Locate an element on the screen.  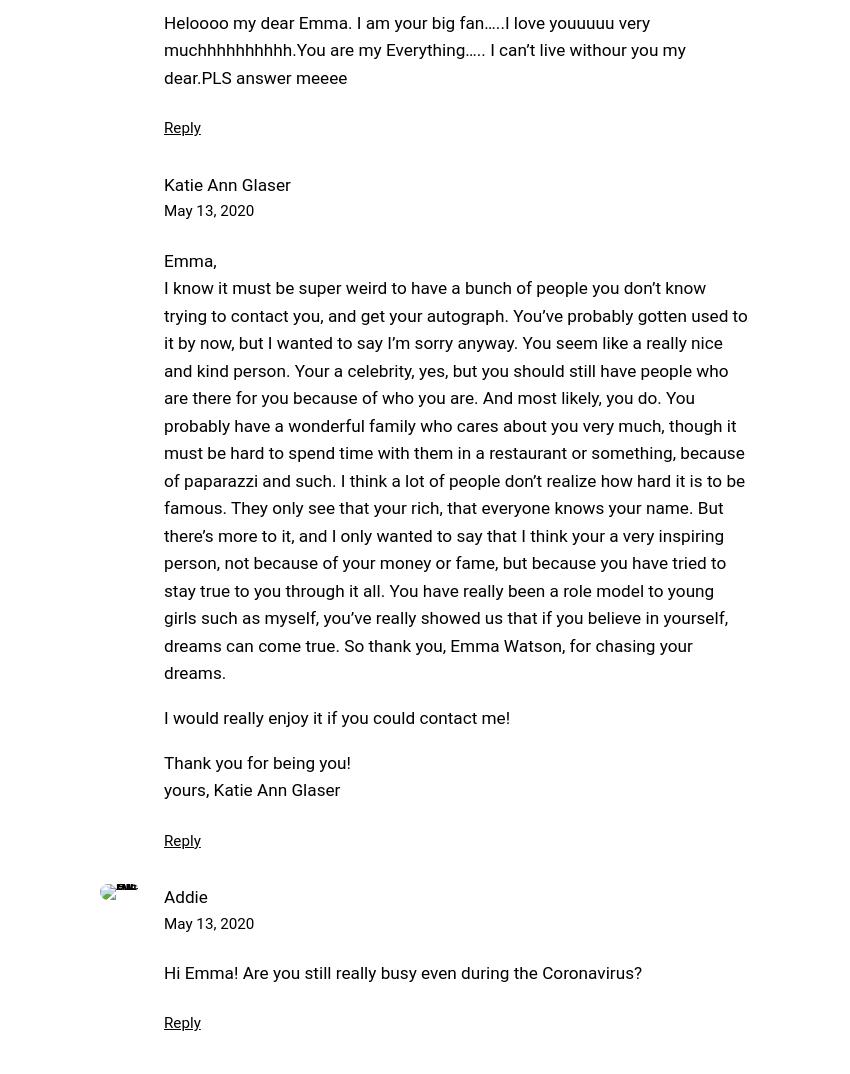
'Heloooo my dear Emma. I am your big fan…..I love youuuuu very muchhhhhhhhhh.You are my Everything….. I can’t live withour you my dear.PLS answer meeee' is located at coordinates (424, 48).